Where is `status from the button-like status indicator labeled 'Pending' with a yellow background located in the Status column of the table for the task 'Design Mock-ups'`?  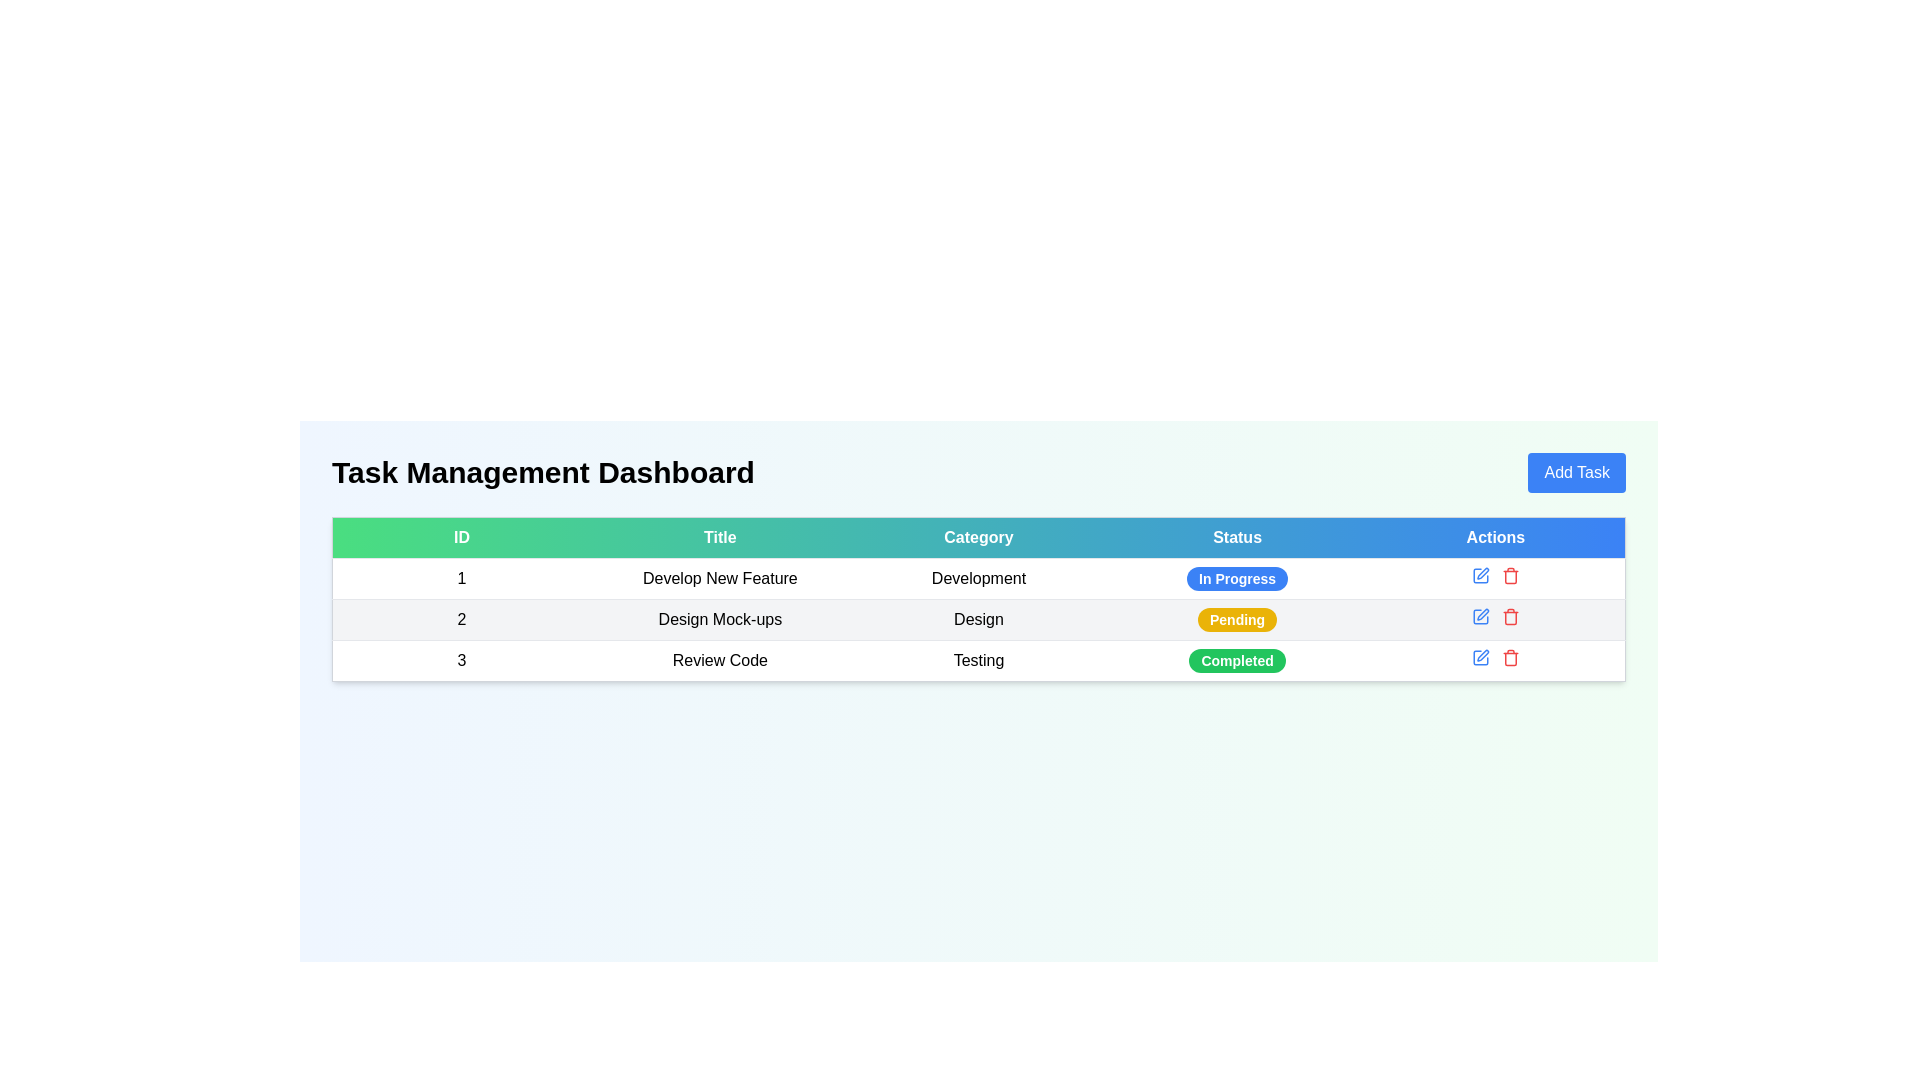
status from the button-like status indicator labeled 'Pending' with a yellow background located in the Status column of the table for the task 'Design Mock-ups' is located at coordinates (1236, 619).